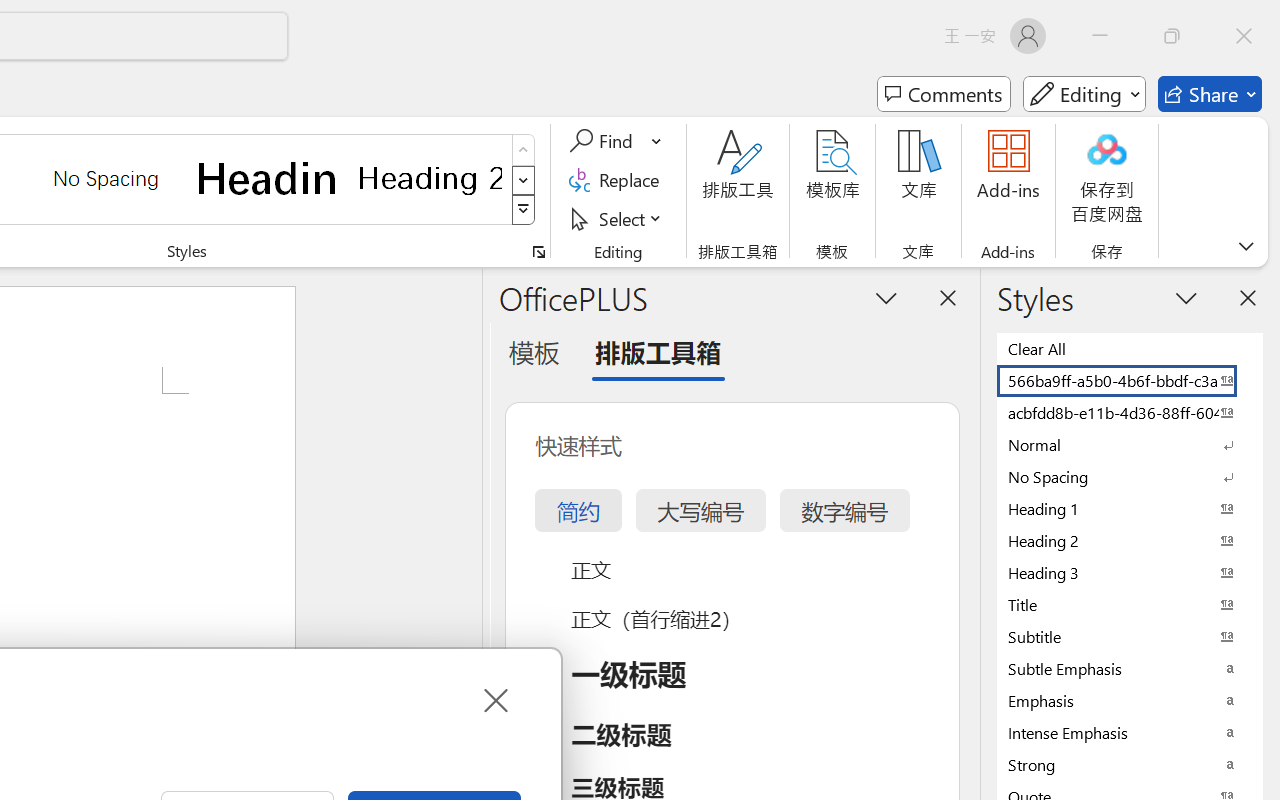  Describe the element at coordinates (603, 141) in the screenshot. I see `'Find'` at that location.